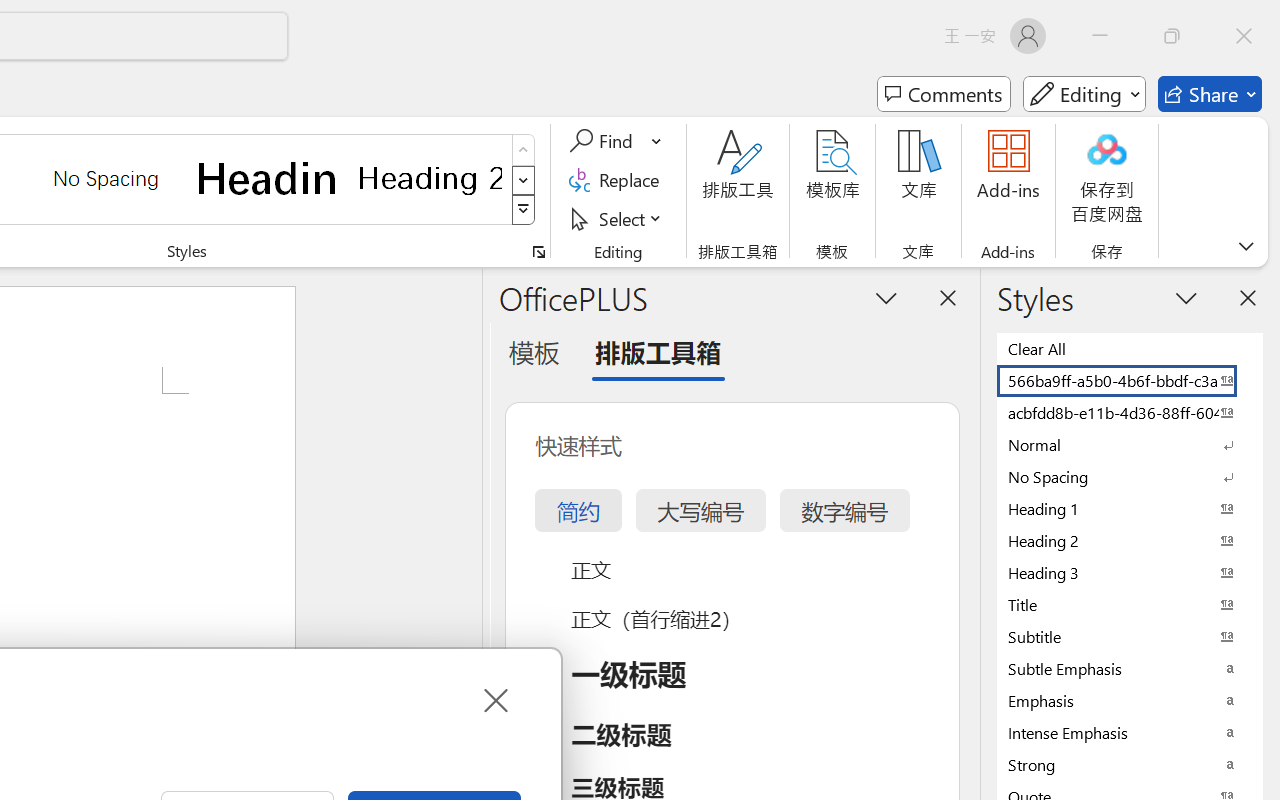  Describe the element at coordinates (603, 141) in the screenshot. I see `'Find'` at that location.